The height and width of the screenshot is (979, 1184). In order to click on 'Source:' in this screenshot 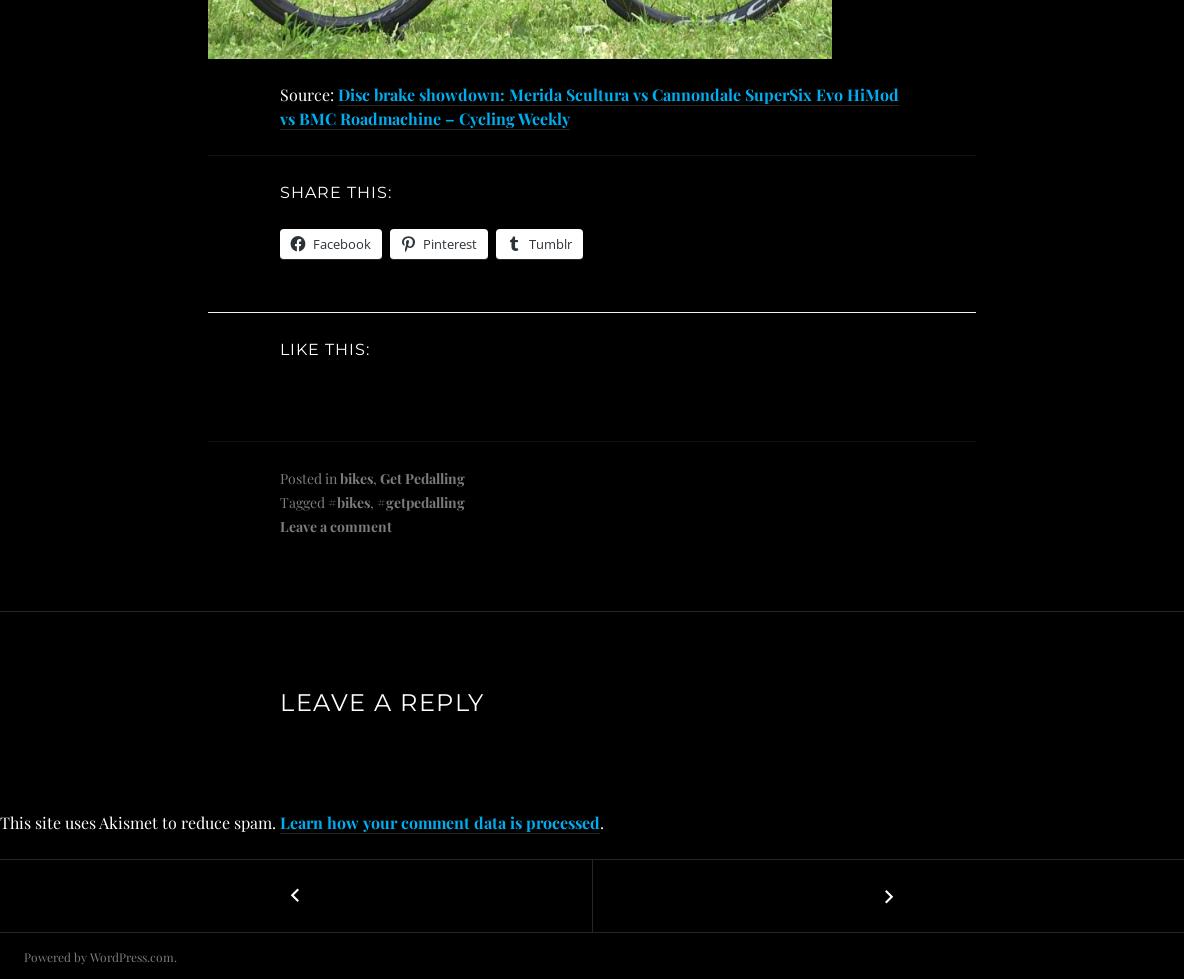, I will do `click(280, 94)`.